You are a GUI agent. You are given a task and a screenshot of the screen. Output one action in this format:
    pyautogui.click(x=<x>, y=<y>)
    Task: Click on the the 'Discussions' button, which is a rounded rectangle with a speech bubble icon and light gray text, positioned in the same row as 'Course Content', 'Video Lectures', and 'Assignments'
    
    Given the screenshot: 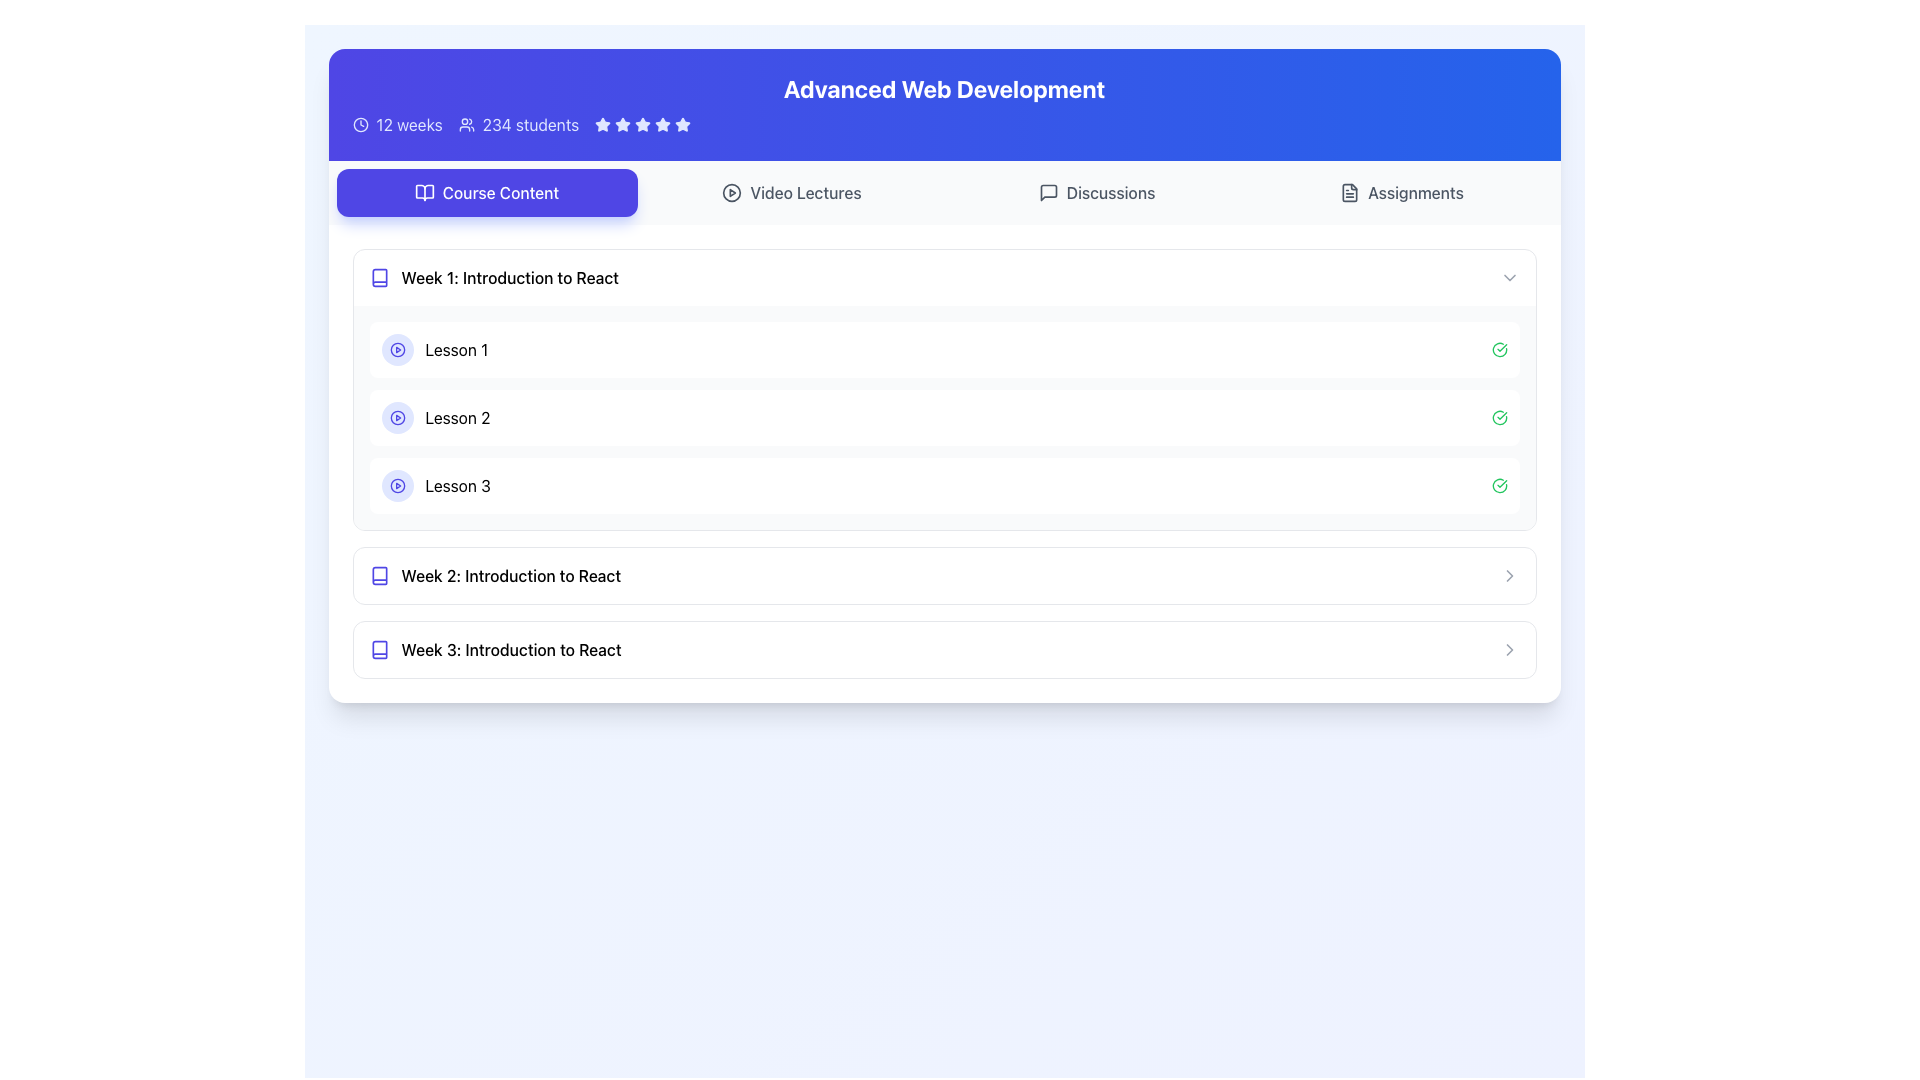 What is the action you would take?
    pyautogui.click(x=1096, y=192)
    